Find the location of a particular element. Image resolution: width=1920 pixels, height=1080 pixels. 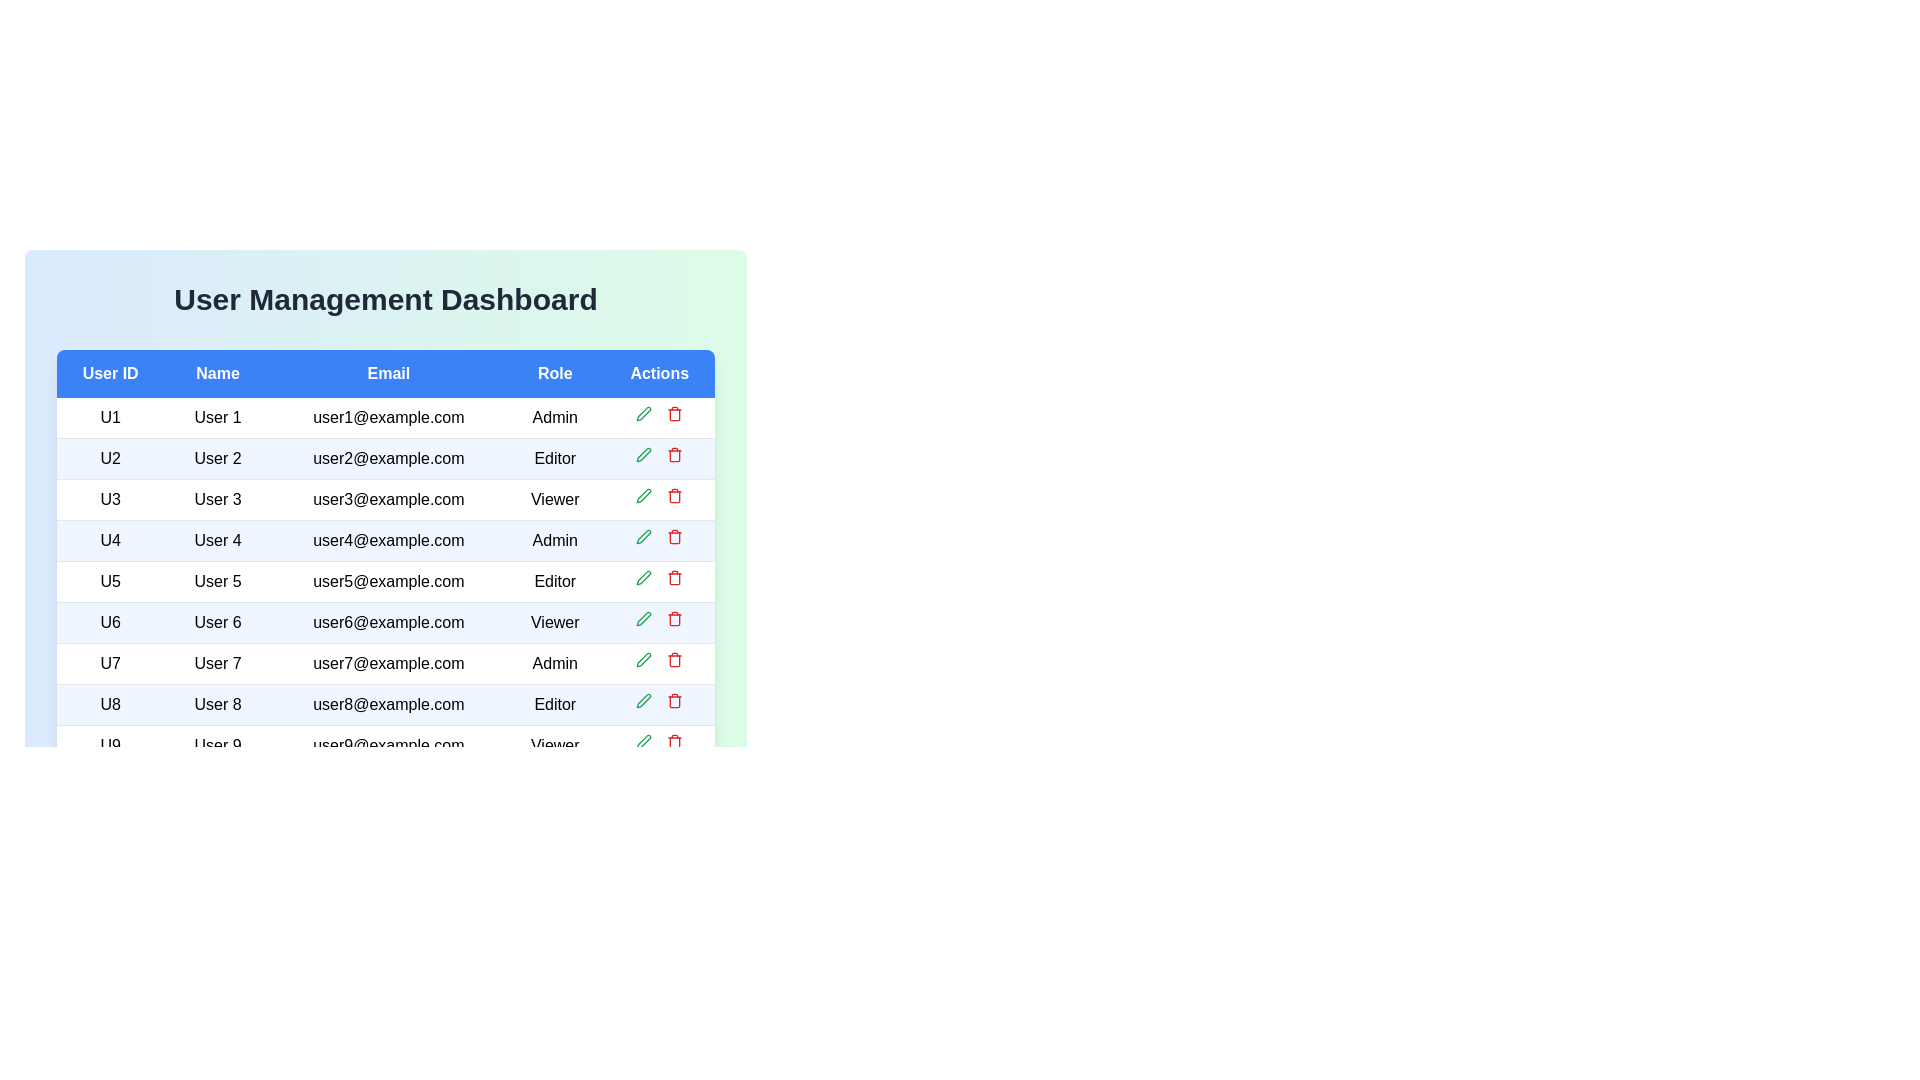

delete button for the user with ID U2 is located at coordinates (675, 455).